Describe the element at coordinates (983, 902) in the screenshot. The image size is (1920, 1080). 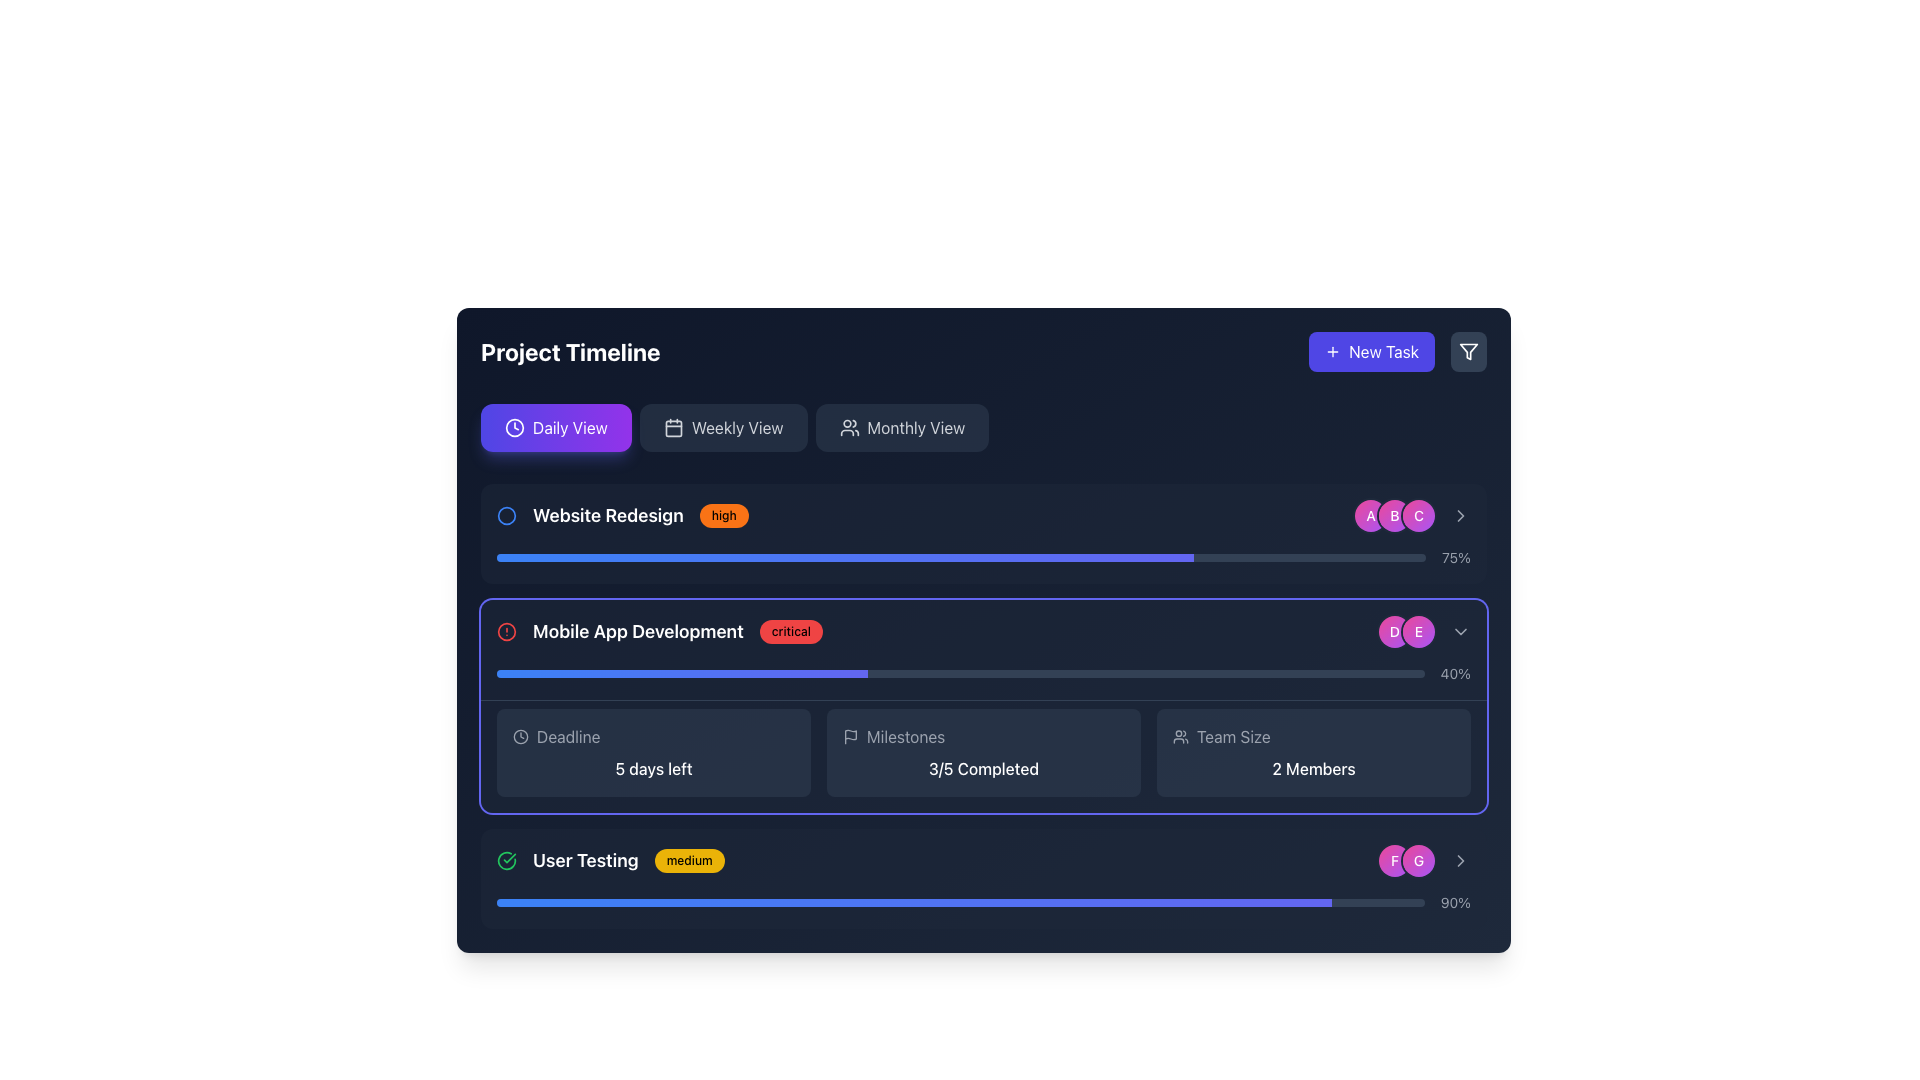
I see `the progress bar indicating 90% completion located at the bottom of the 'User Testing' card in the timeline interface` at that location.